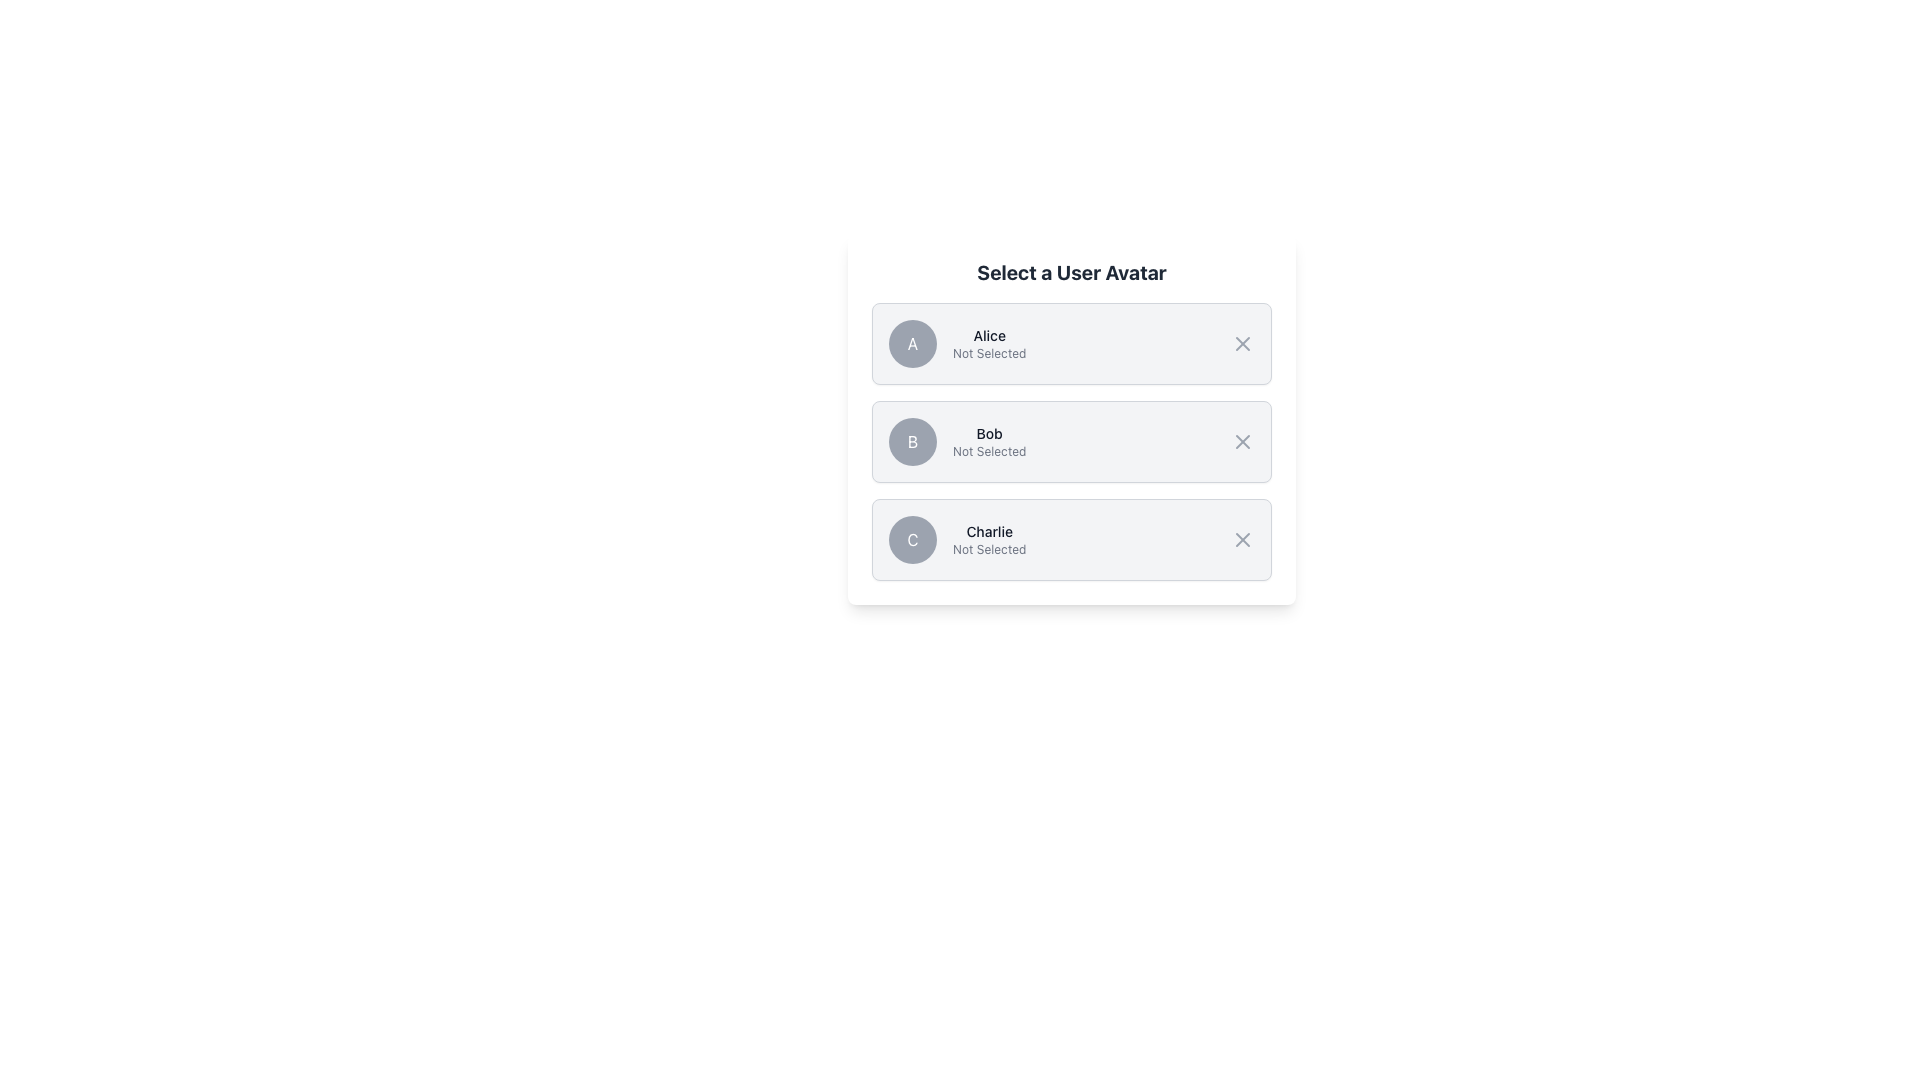 The height and width of the screenshot is (1080, 1920). I want to click on the user avatar icon representing 'Bob' located in the second row of the 'Select a User Avatar' component, so click(911, 441).